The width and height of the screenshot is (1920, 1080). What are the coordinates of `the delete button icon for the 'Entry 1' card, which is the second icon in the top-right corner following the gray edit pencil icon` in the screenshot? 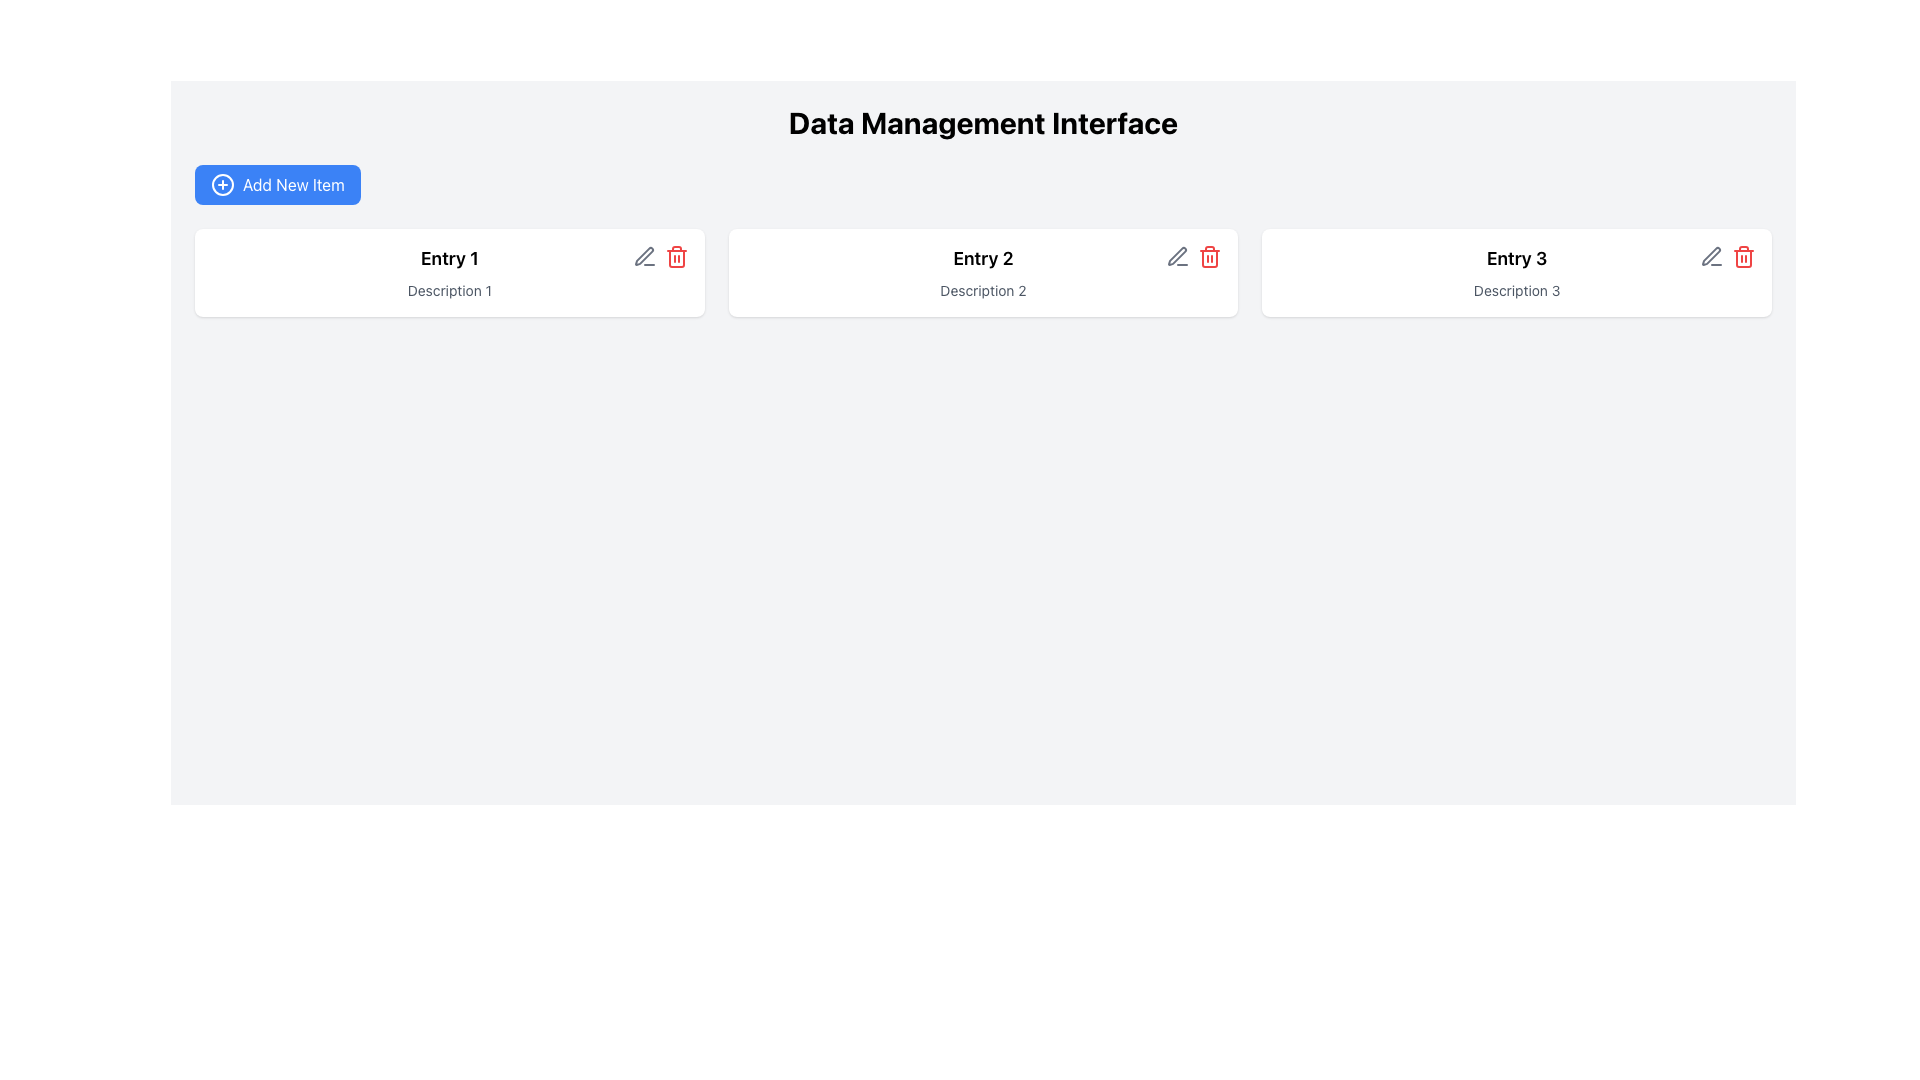 It's located at (676, 256).